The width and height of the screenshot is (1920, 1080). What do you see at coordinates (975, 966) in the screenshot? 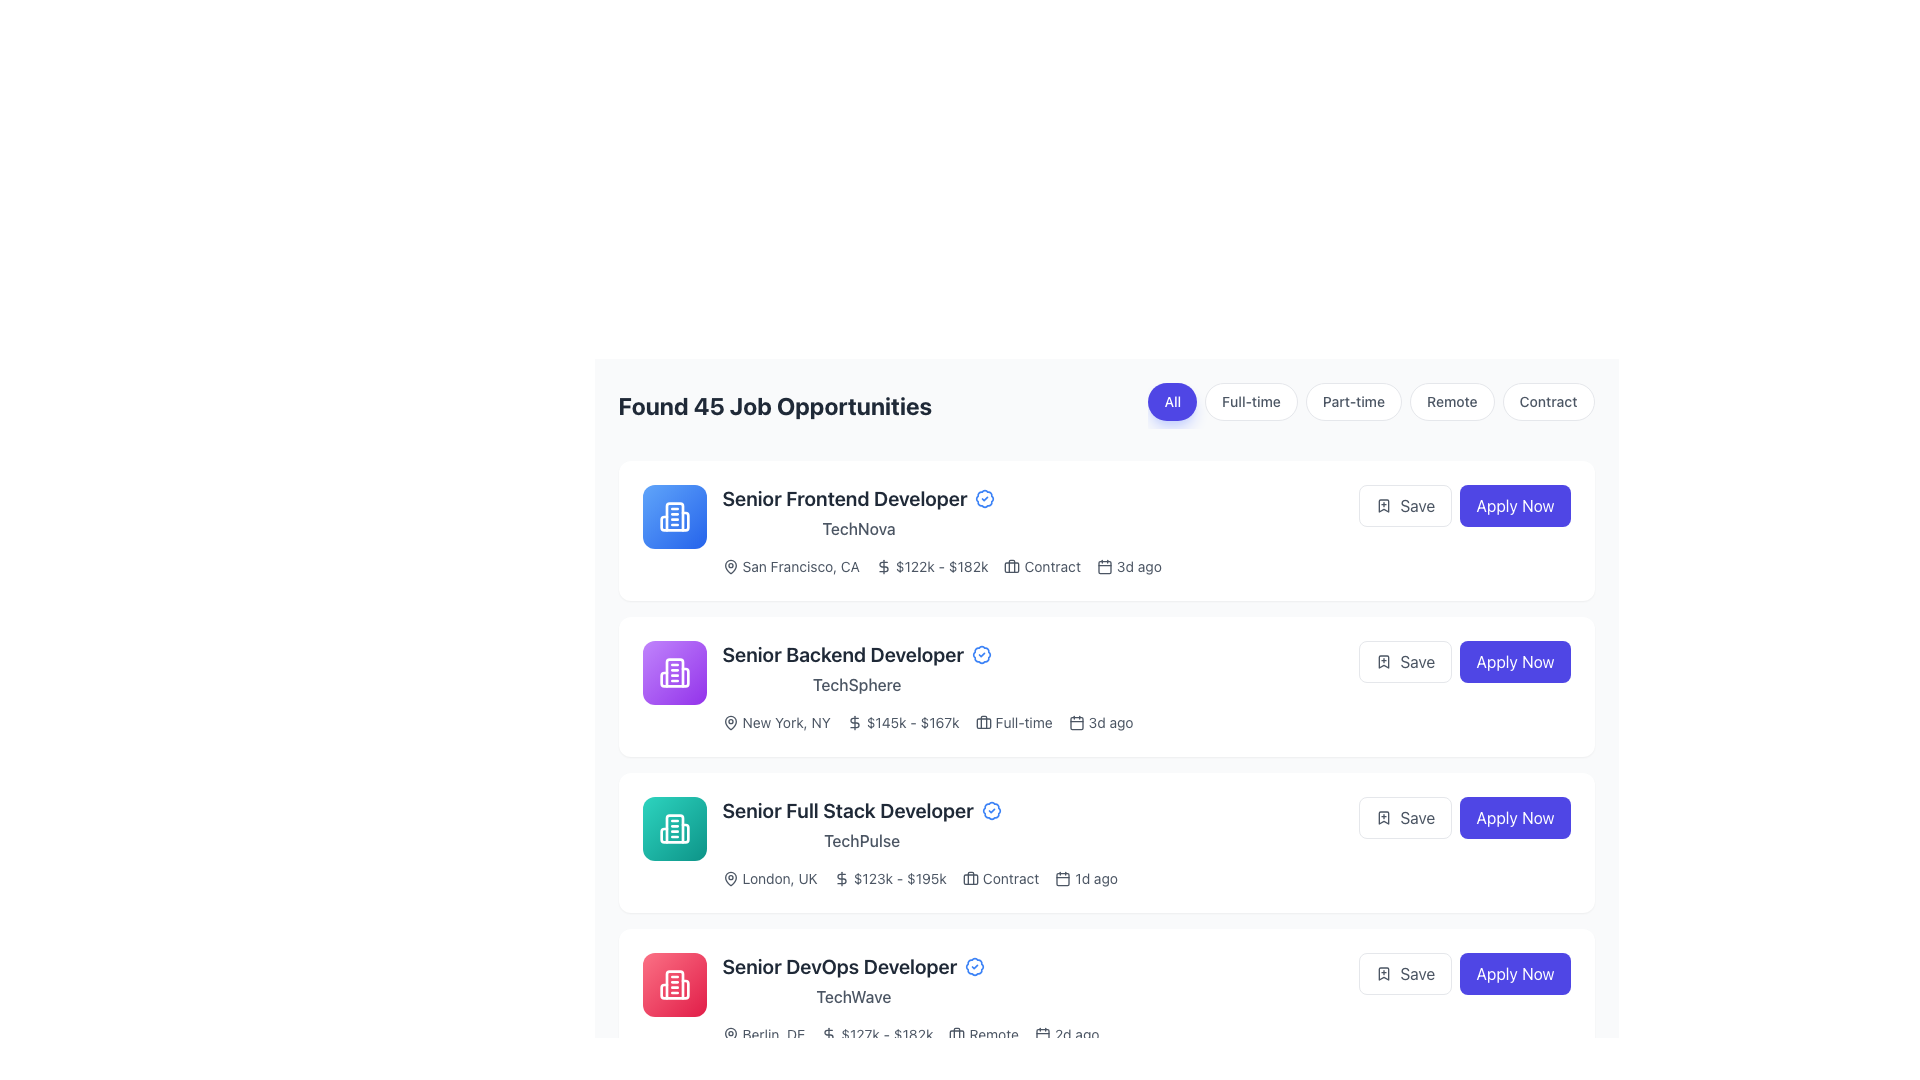
I see `the badge icon located immediately to the right of the job title 'Senior DevOps Developer'` at bounding box center [975, 966].